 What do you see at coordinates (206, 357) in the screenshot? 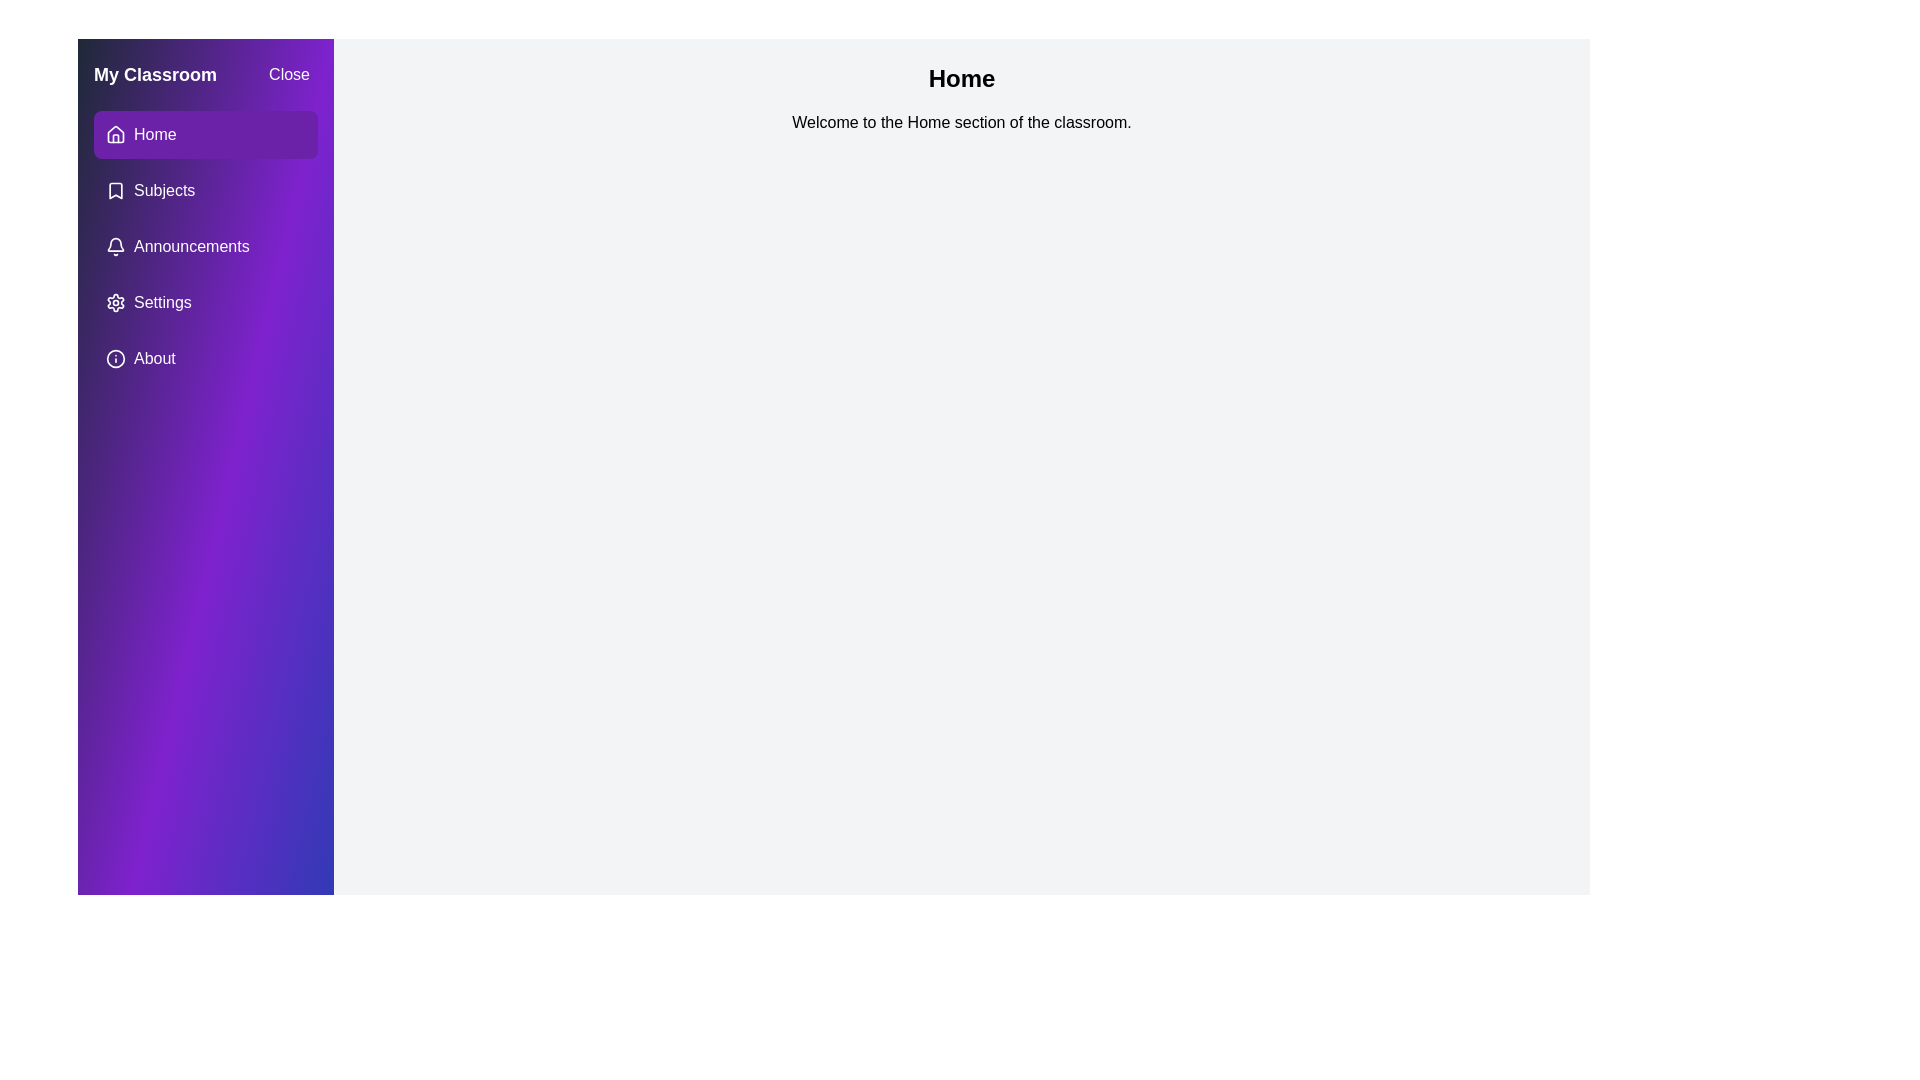
I see `the menu item labeled 'About' to observe visual feedback` at bounding box center [206, 357].